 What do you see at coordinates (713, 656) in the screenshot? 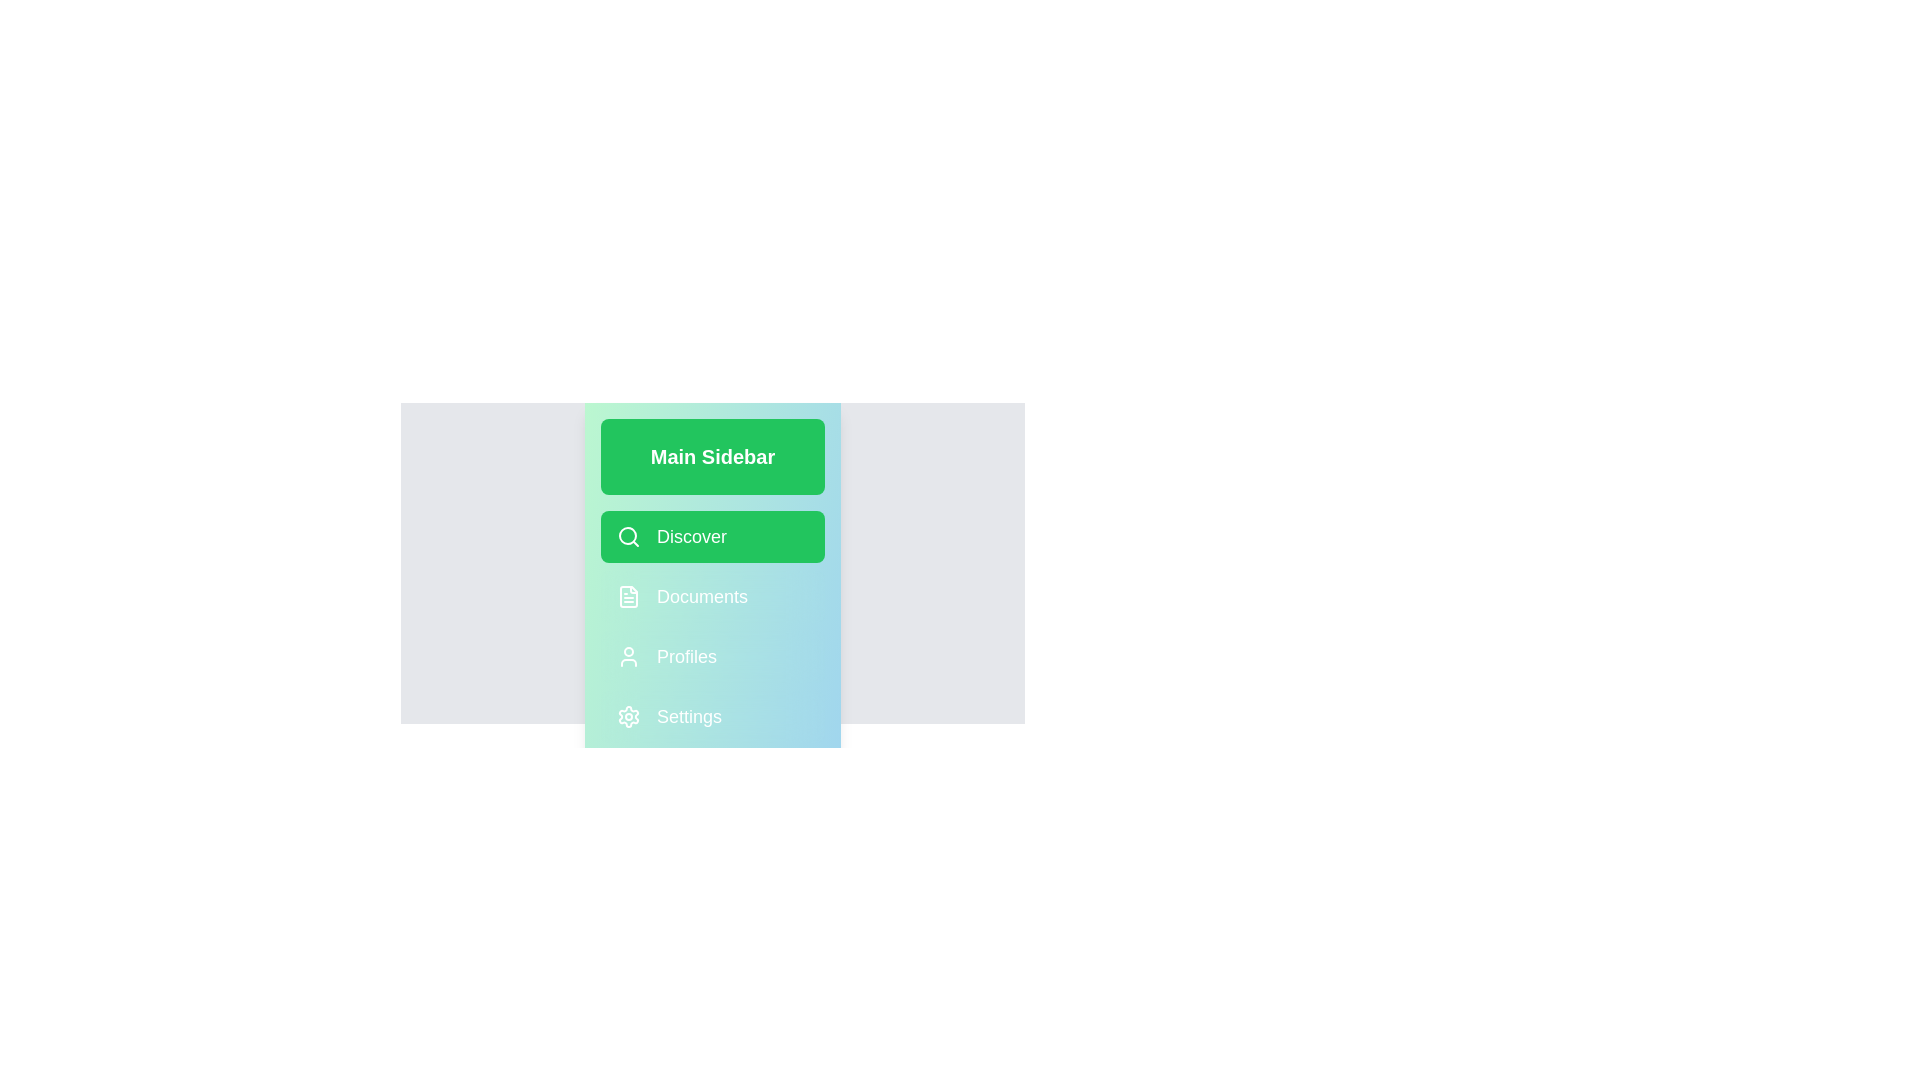
I see `the 'Profiles' navigation button located in the sidebar menu, which is the third item below 'Discover' and 'Documents'` at bounding box center [713, 656].